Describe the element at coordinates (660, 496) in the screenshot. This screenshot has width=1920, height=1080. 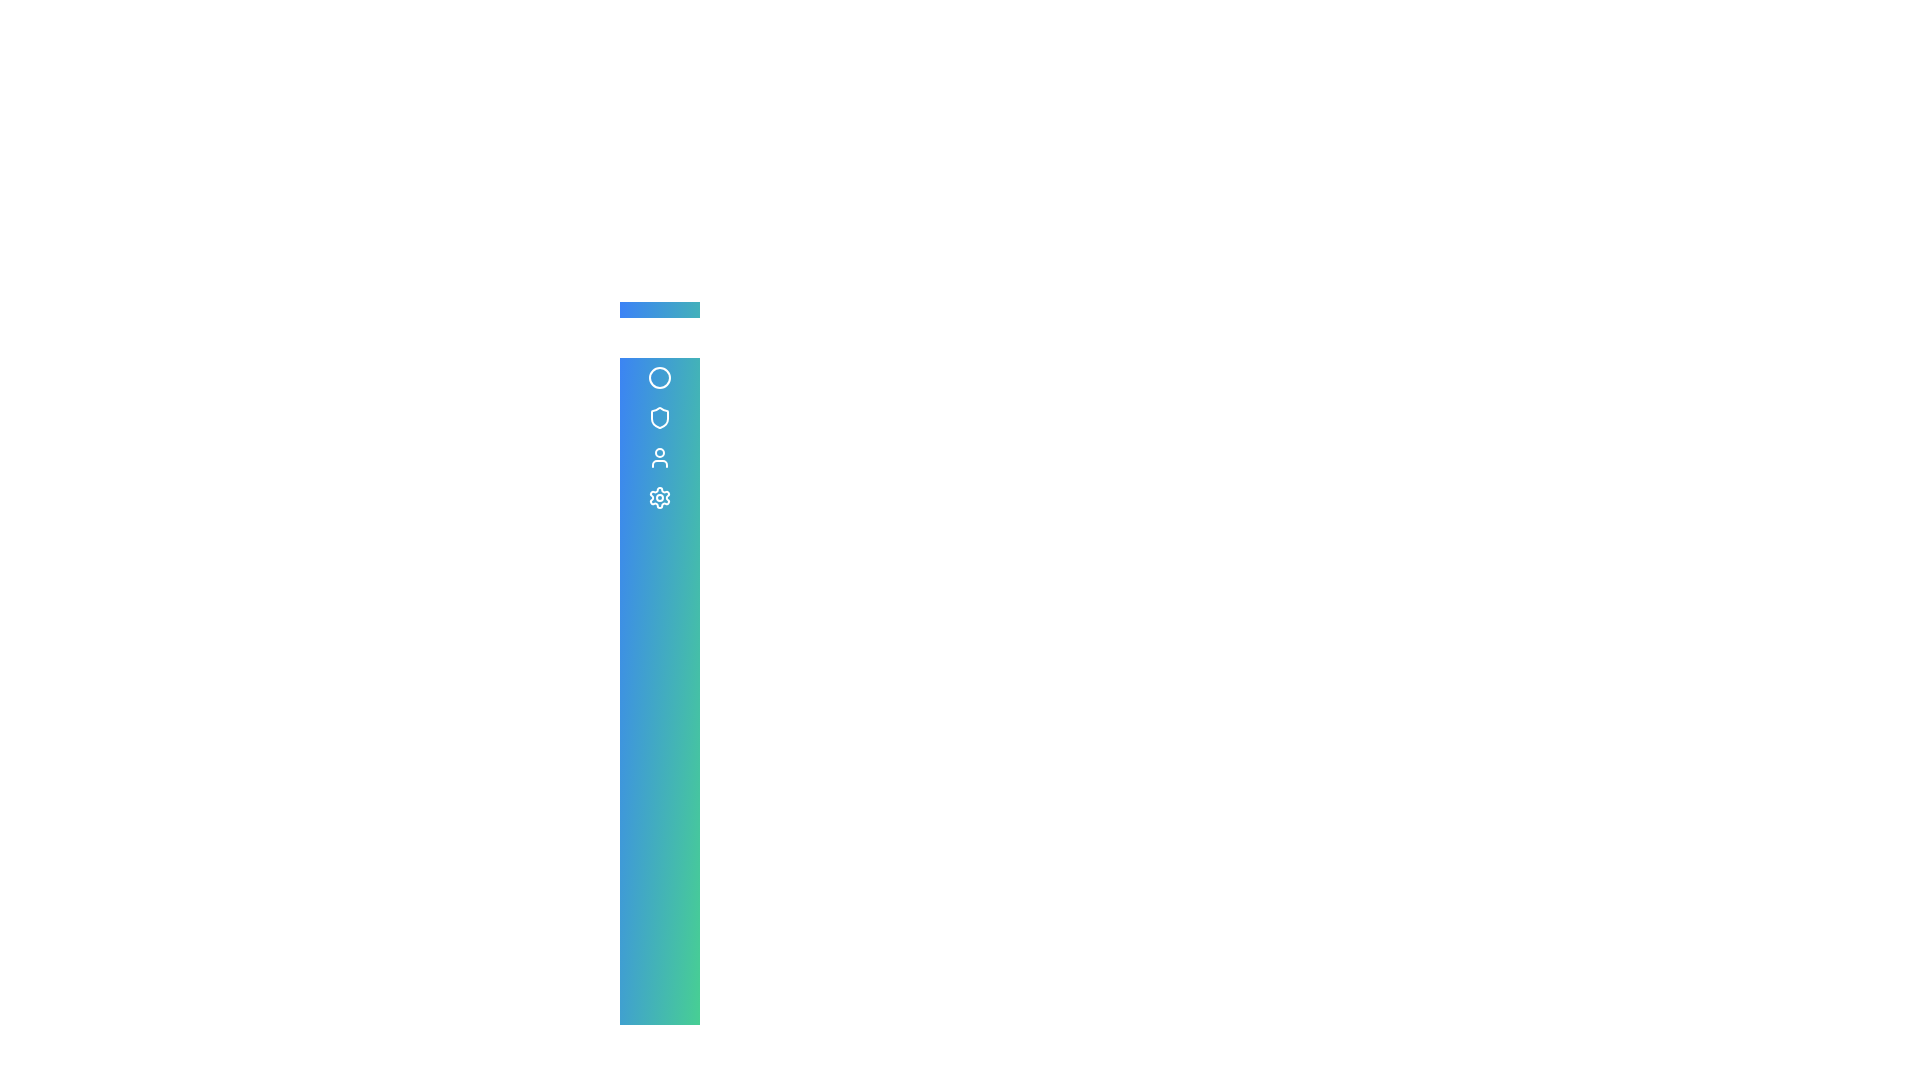
I see `the gear icon in the vertical side menu` at that location.